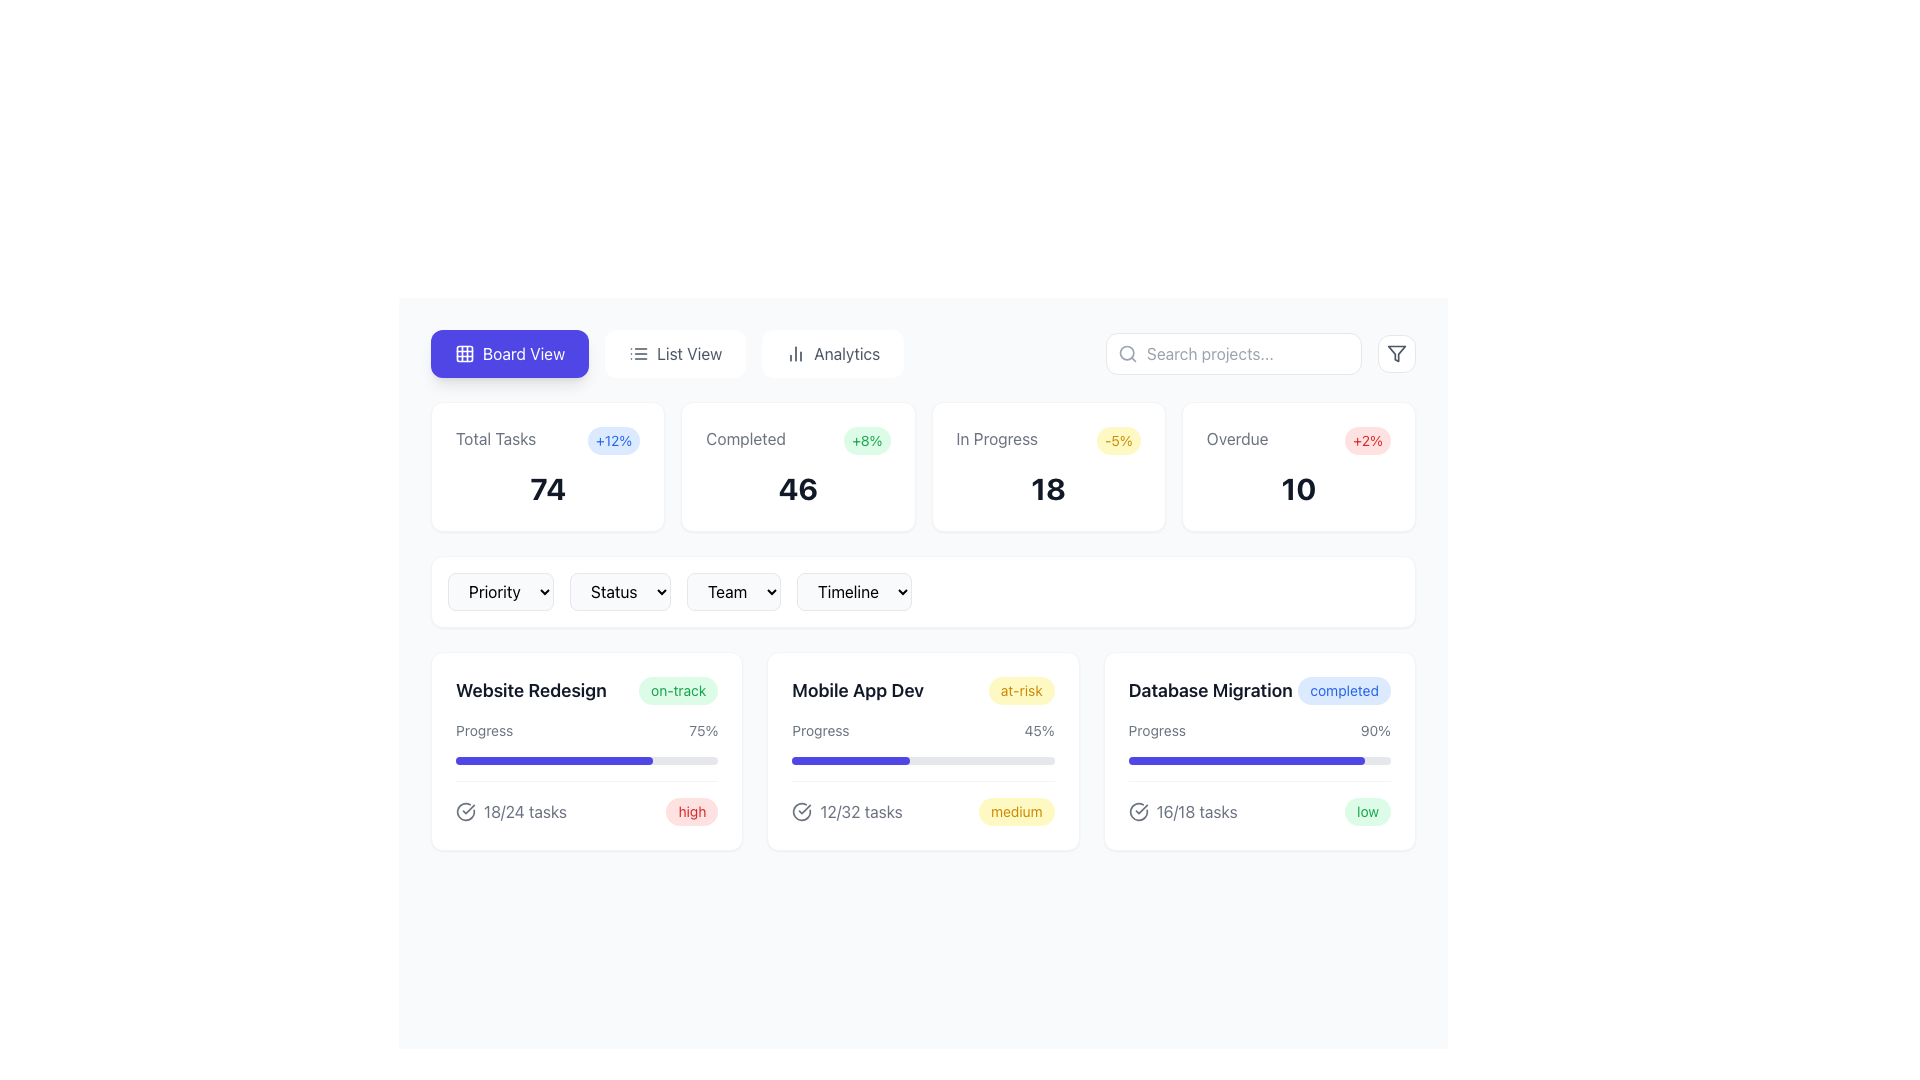 The height and width of the screenshot is (1080, 1920). I want to click on the text label within the navigation button that directs users to the analytics section, located between a bar chart icon and a search bar, so click(847, 353).